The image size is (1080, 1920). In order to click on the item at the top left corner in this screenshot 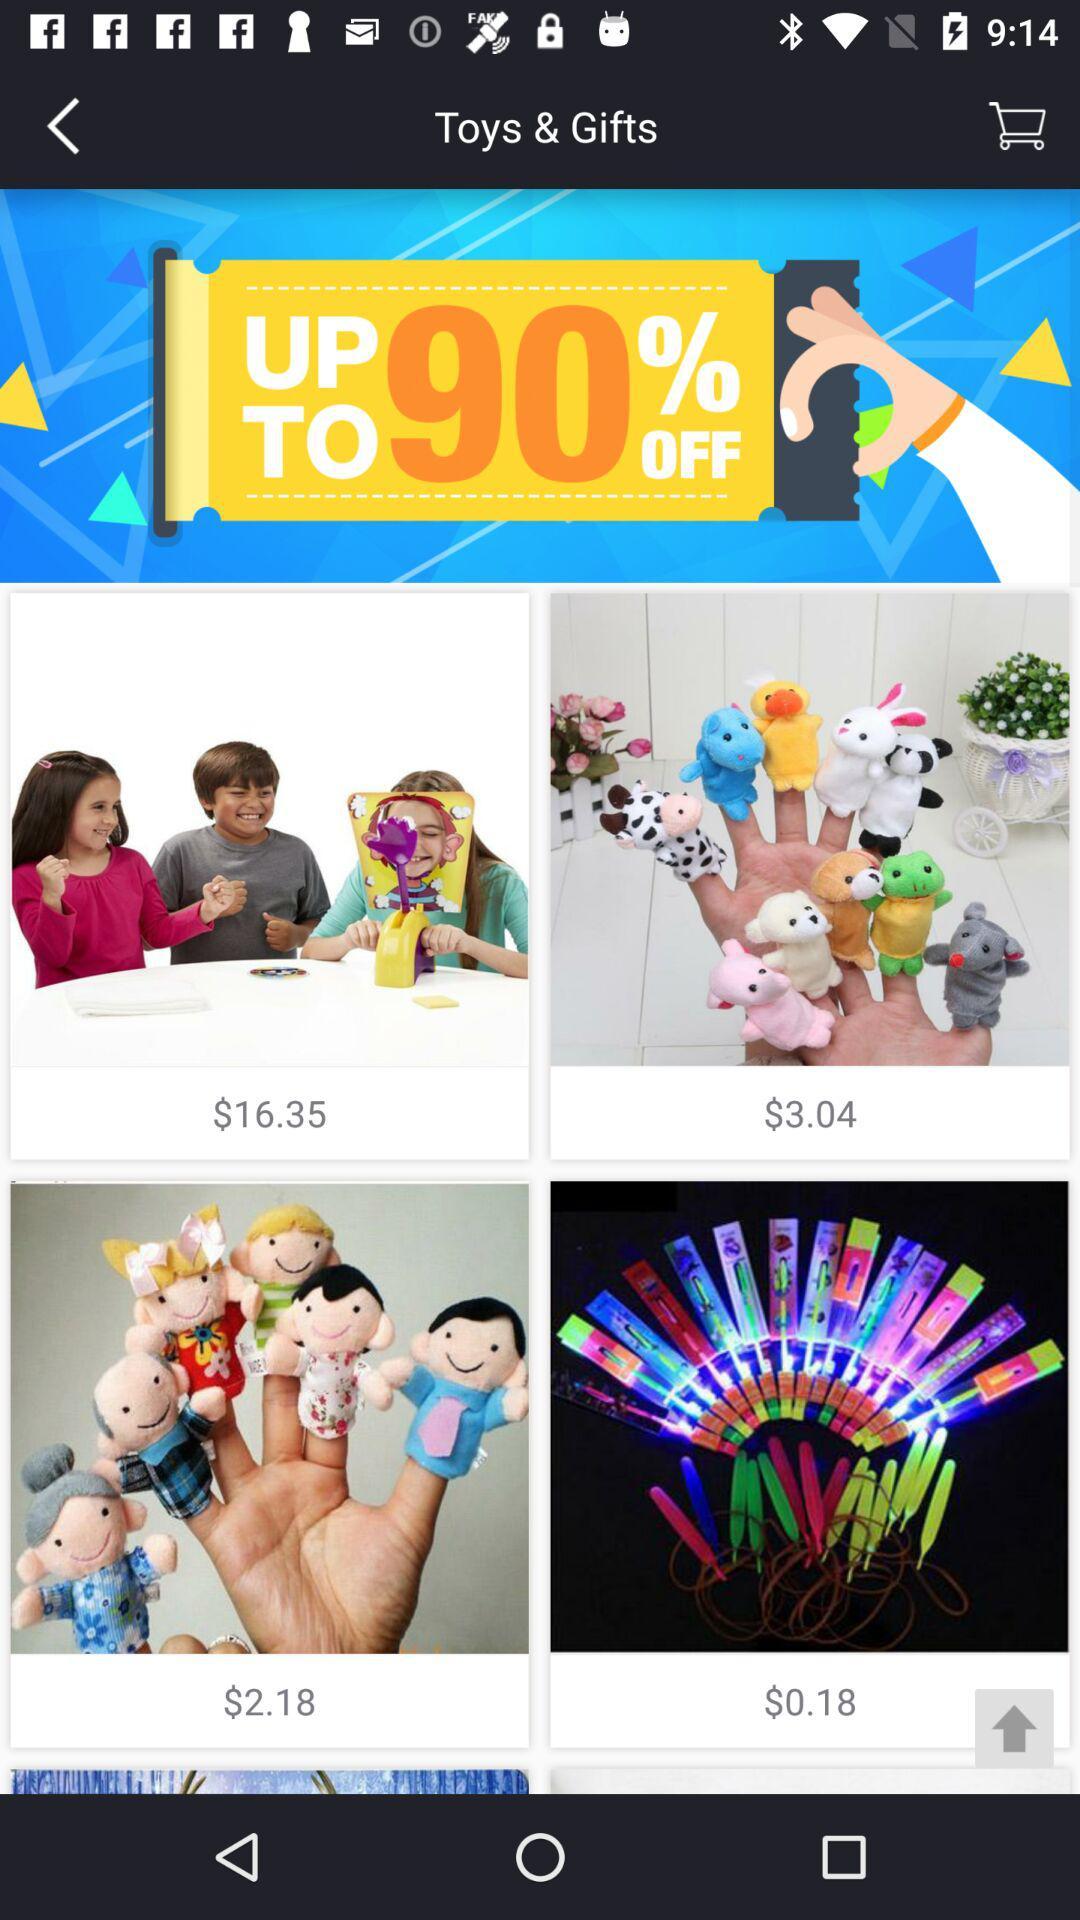, I will do `click(61, 124)`.